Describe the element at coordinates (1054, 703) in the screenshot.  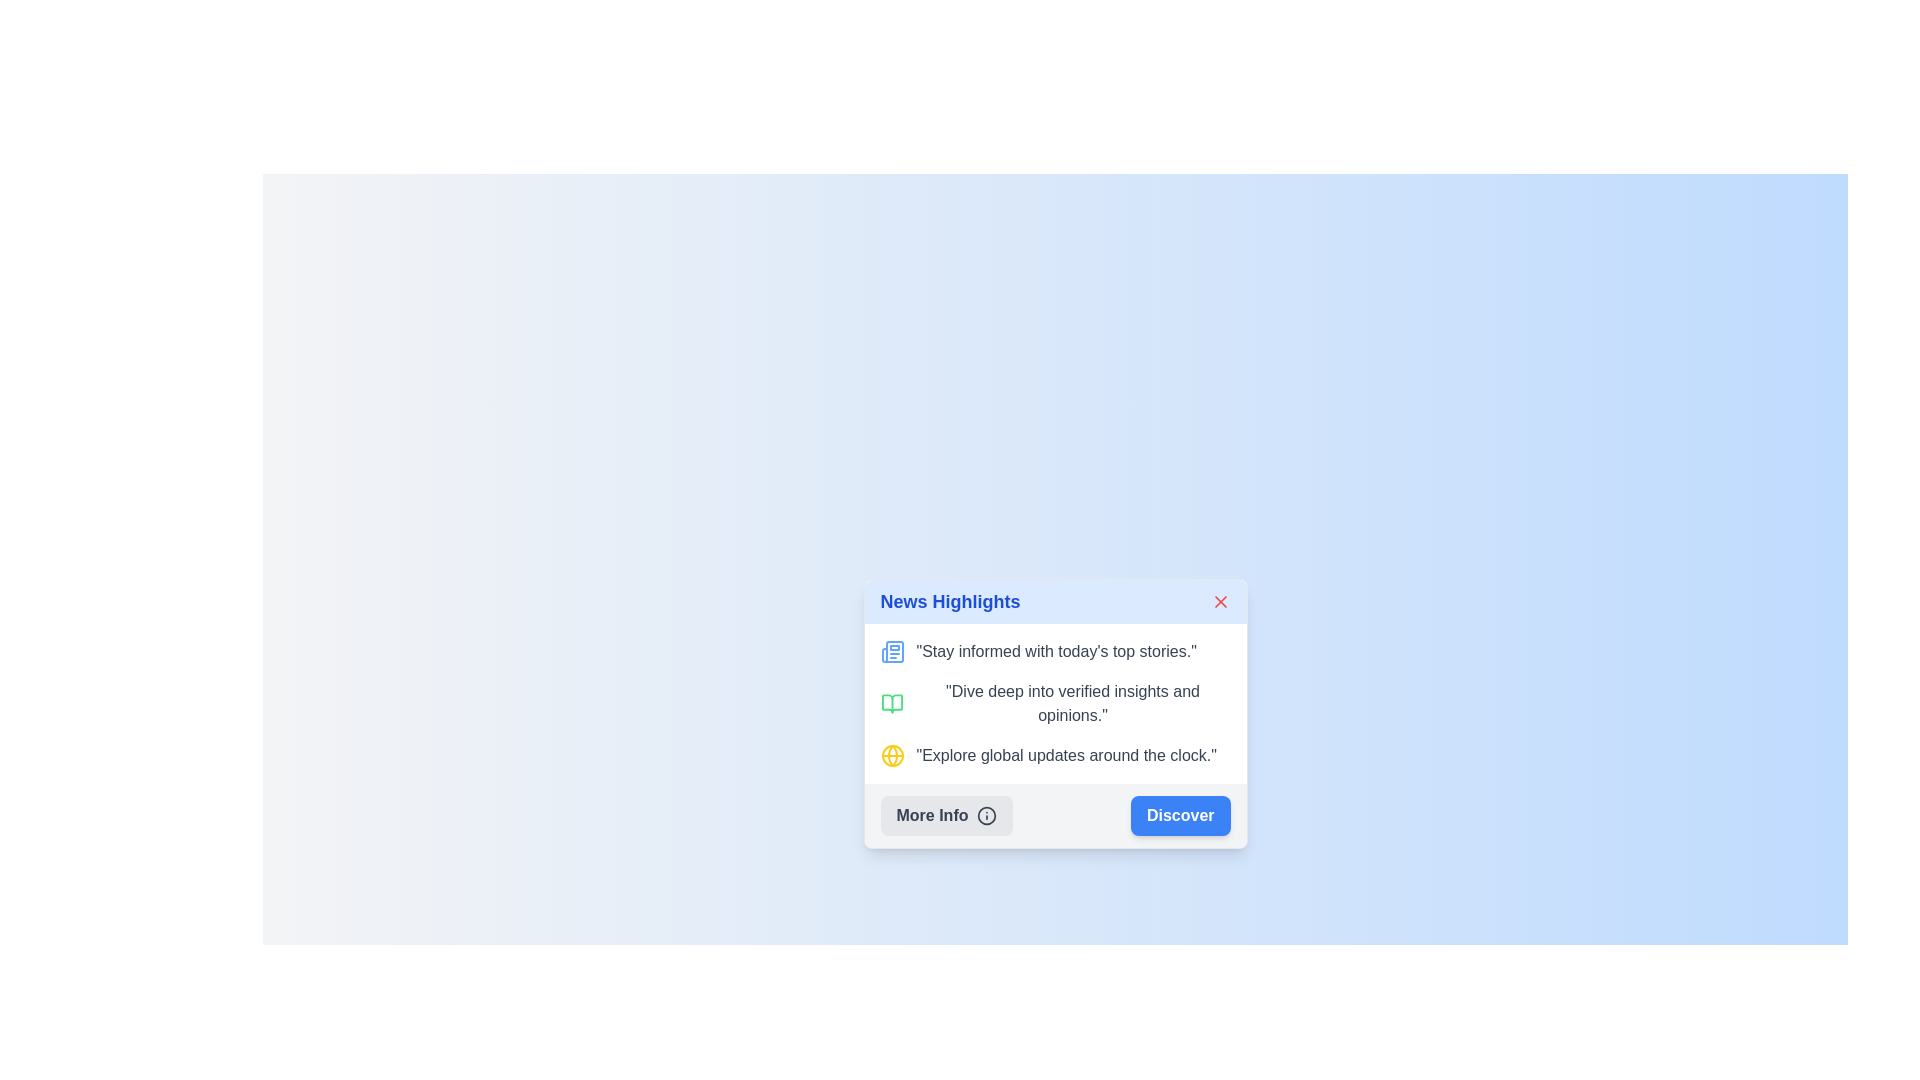
I see `text from the informational block containing a green outline of an open book icon and the text 'Dive deep into verified insights and opinions.'` at that location.